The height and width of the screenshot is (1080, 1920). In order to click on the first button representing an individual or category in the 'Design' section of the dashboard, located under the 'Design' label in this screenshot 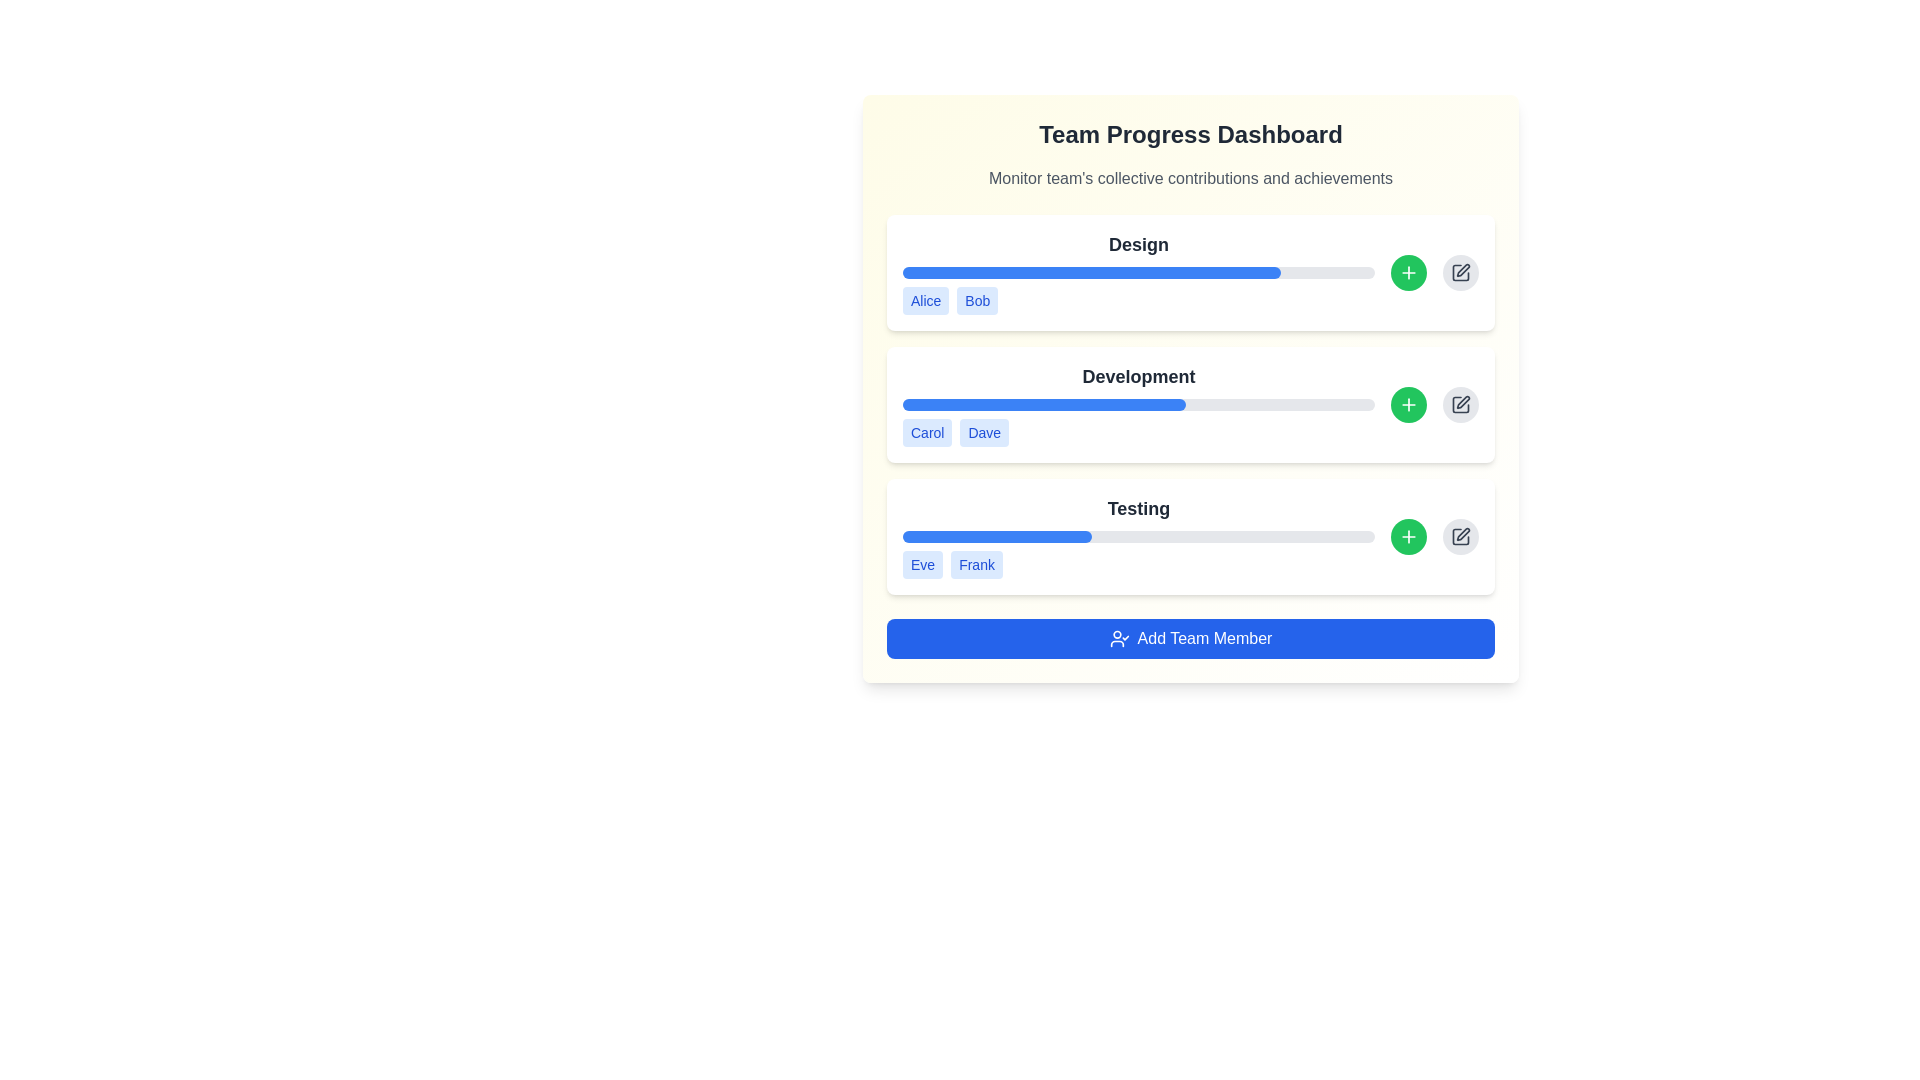, I will do `click(925, 300)`.